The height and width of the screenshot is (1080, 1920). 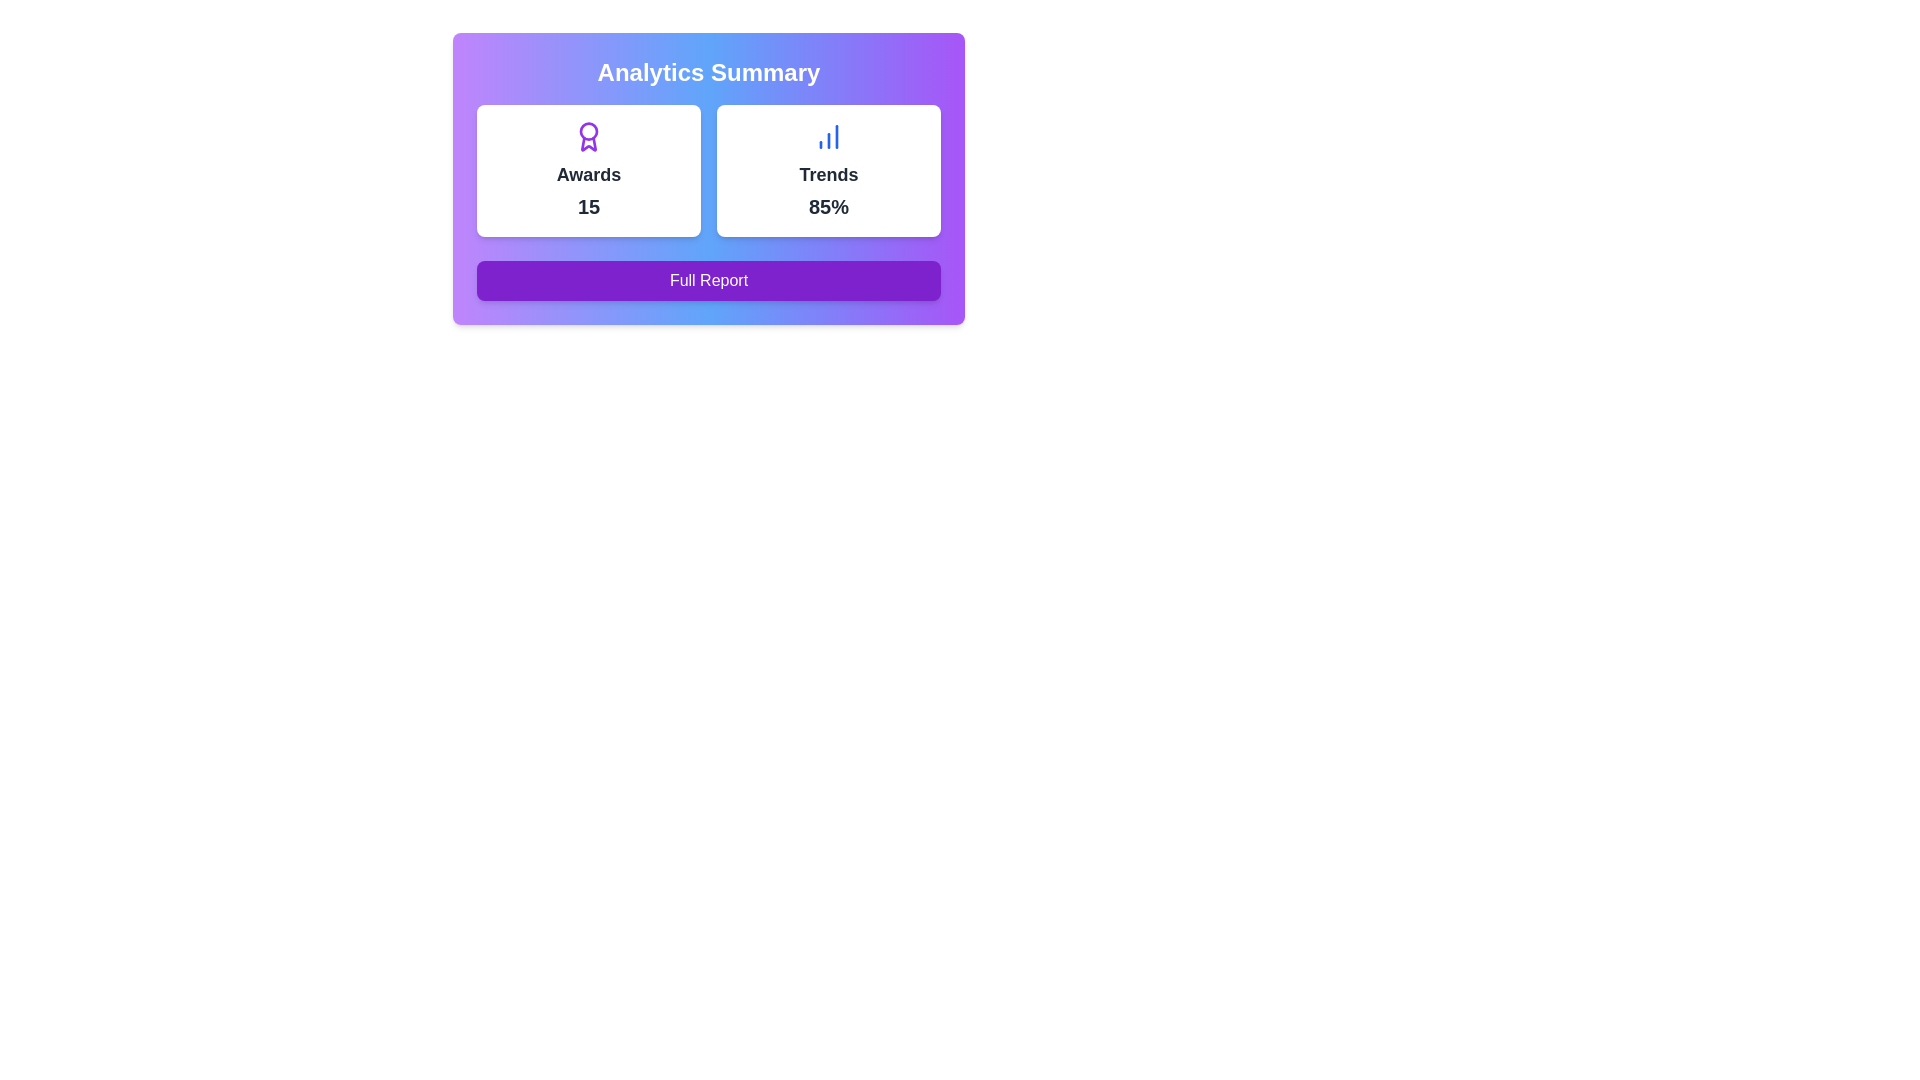 What do you see at coordinates (588, 136) in the screenshot?
I see `the badge icon representing achievements or awards, located centrally in the left card under the 'Analytics Summary' header, directly above the 'Awards' label` at bounding box center [588, 136].